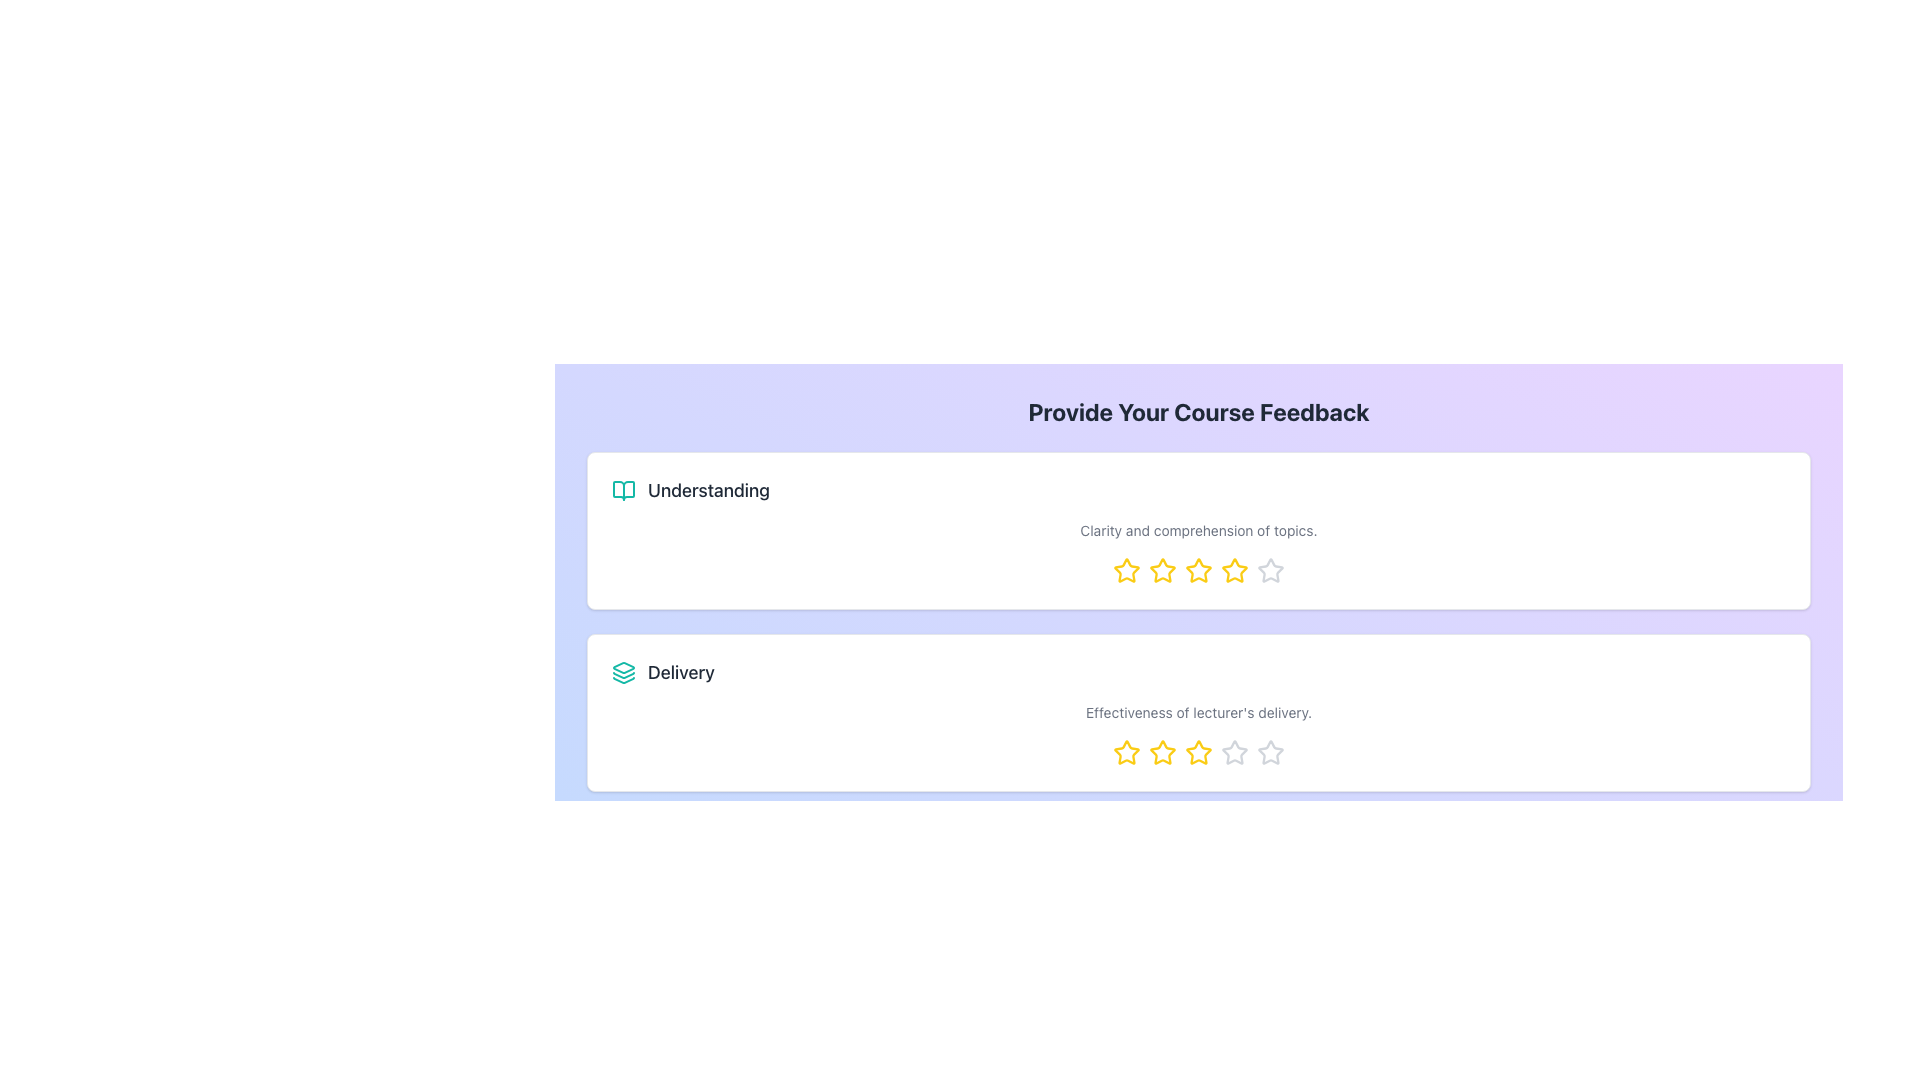 Image resolution: width=1920 pixels, height=1080 pixels. Describe the element at coordinates (1199, 712) in the screenshot. I see `the text label that says 'Effectiveness of lecturer's delivery.' which is styled with a small font size and grayish text color, positioned below the heading 'Delivery'` at that location.